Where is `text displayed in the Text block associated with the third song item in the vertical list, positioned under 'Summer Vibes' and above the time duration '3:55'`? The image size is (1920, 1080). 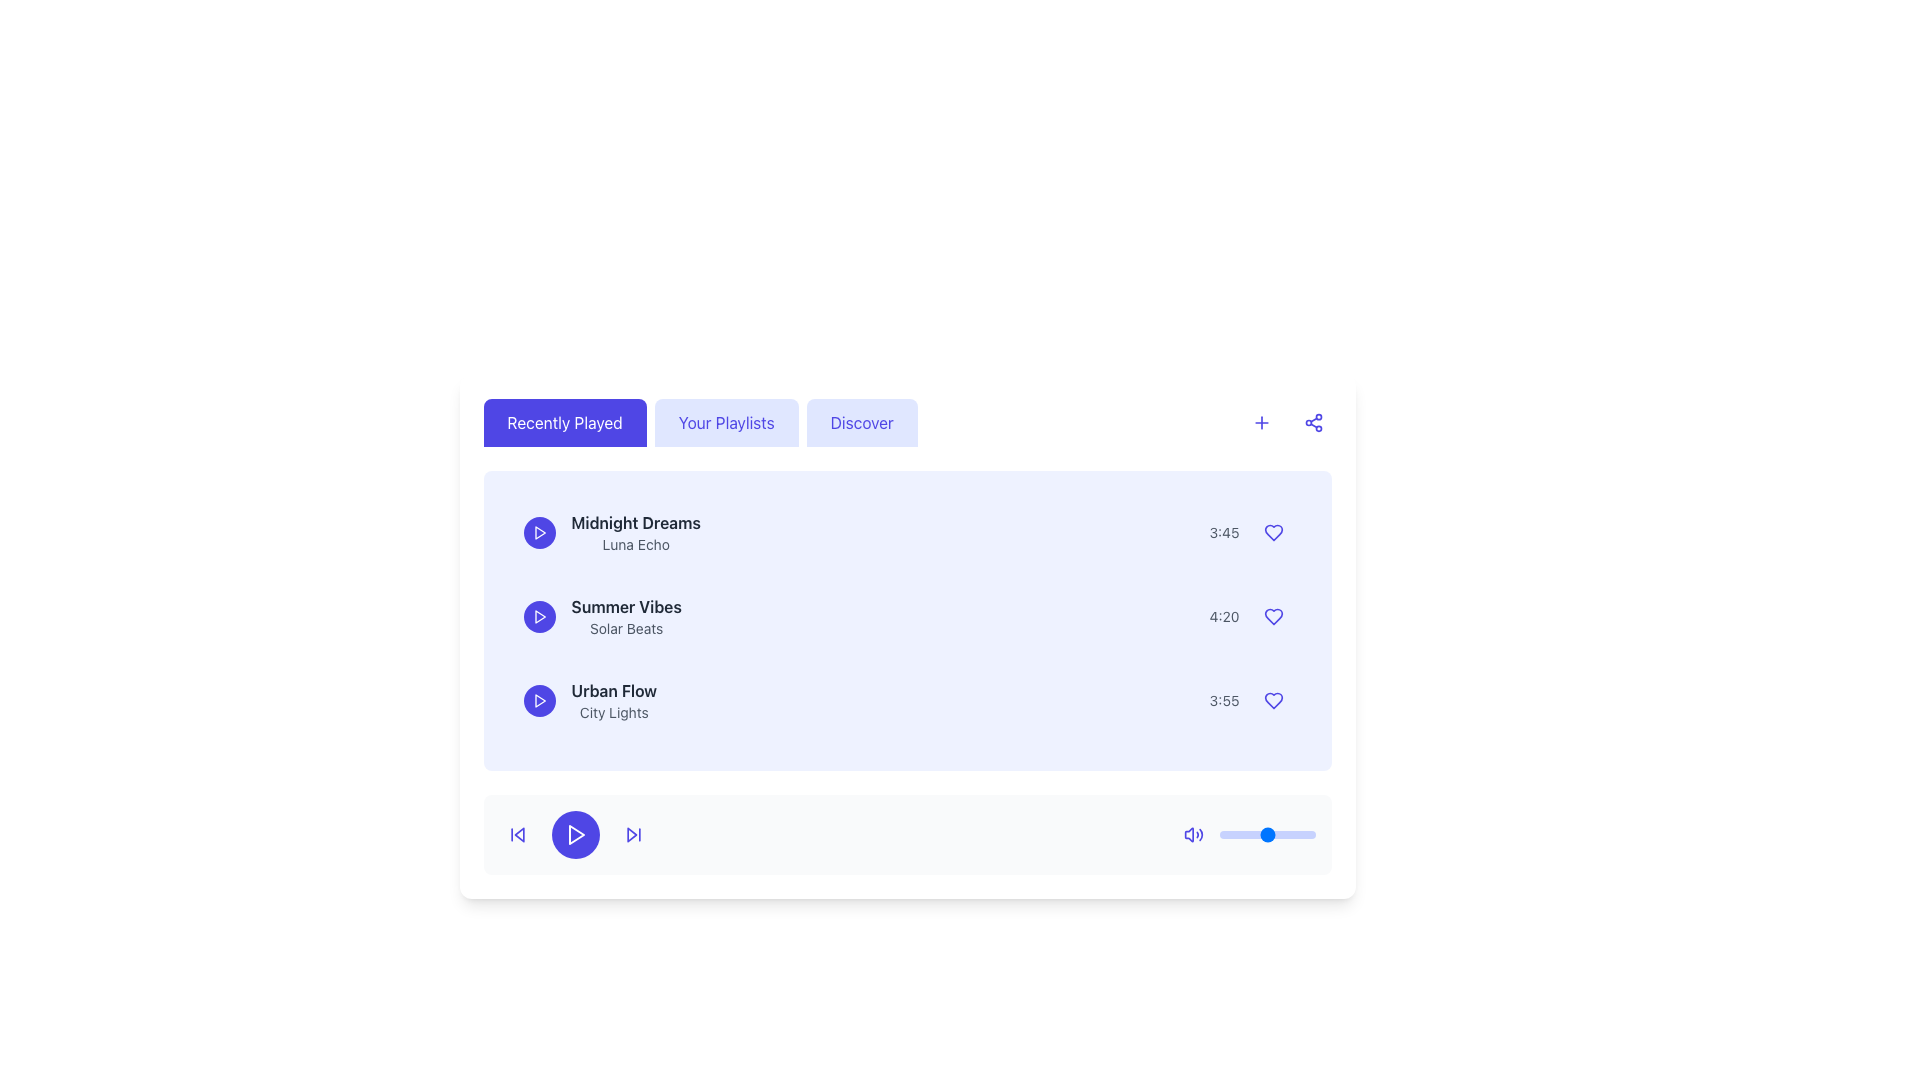
text displayed in the Text block associated with the third song item in the vertical list, positioned under 'Summer Vibes' and above the time duration '3:55' is located at coordinates (589, 700).